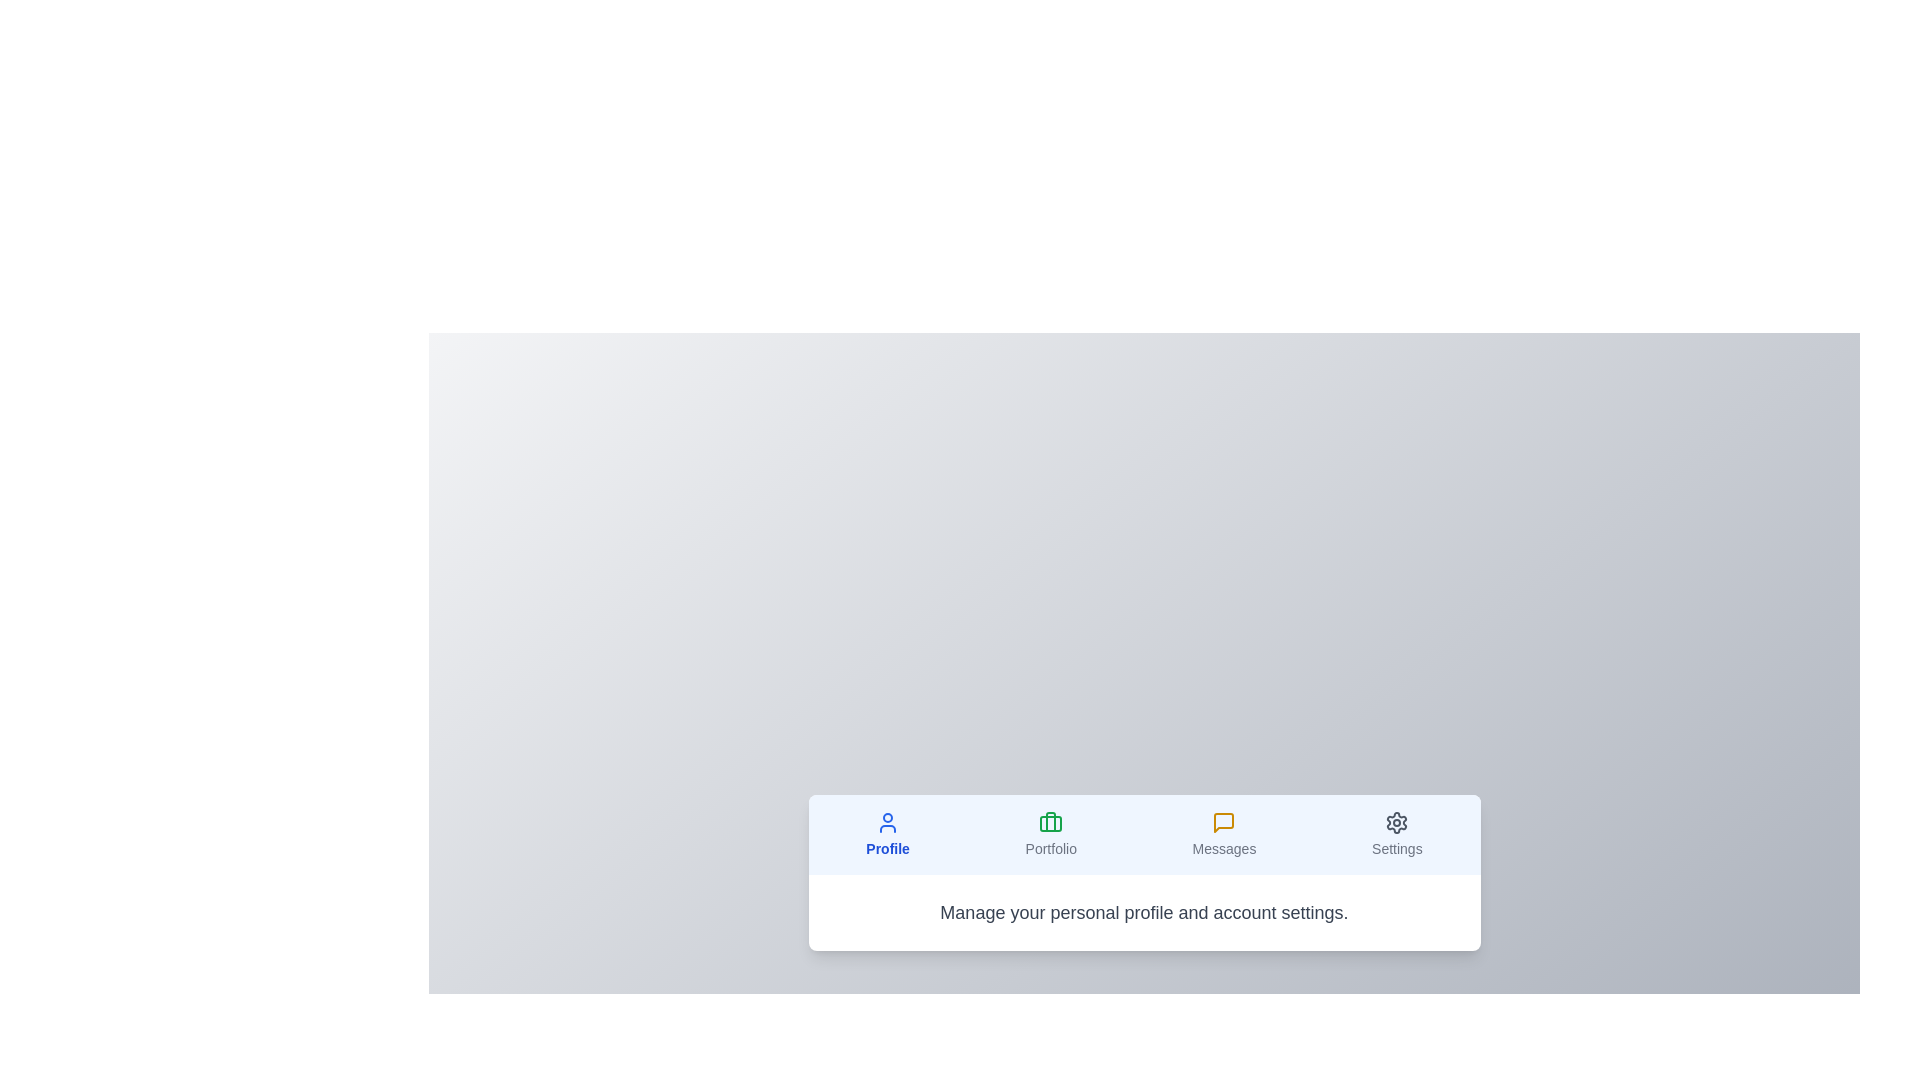 The image size is (1920, 1080). Describe the element at coordinates (1050, 834) in the screenshot. I see `the 'Portfolio' tab to activate it and view its content` at that location.